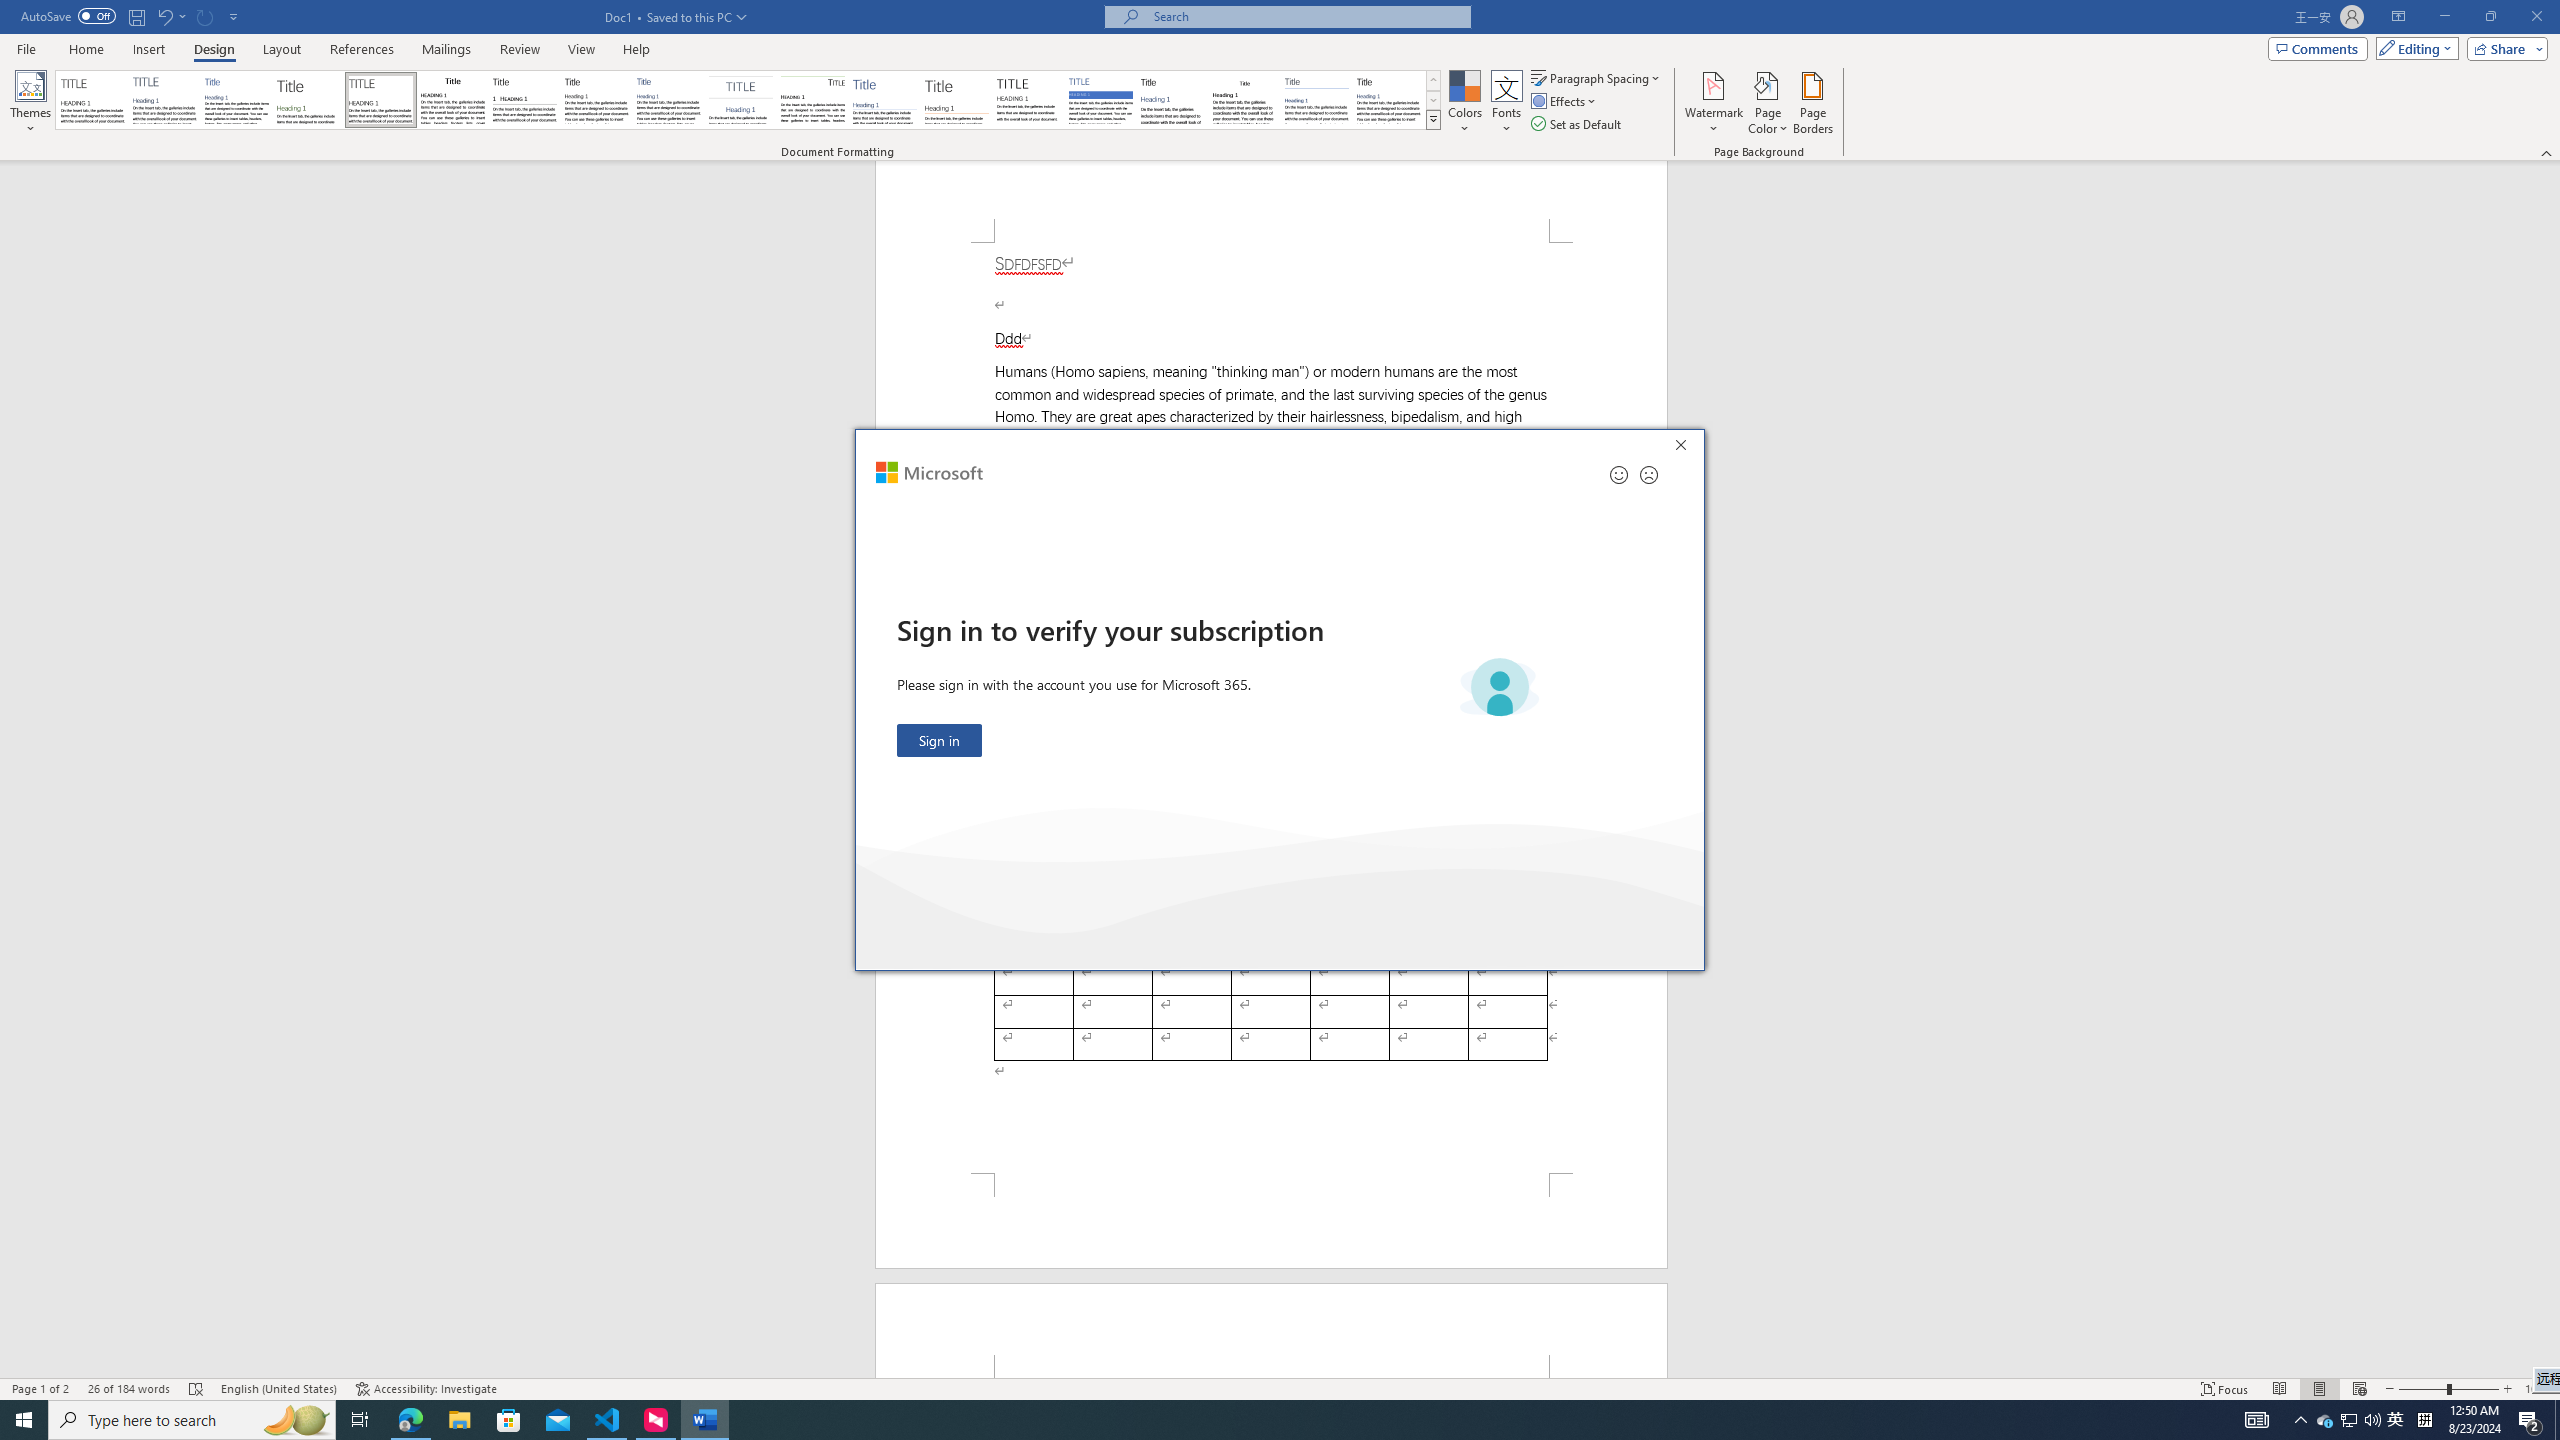 This screenshot has width=2560, height=1440. What do you see at coordinates (163, 15) in the screenshot?
I see `'Undo Apply Quick Style Set'` at bounding box center [163, 15].